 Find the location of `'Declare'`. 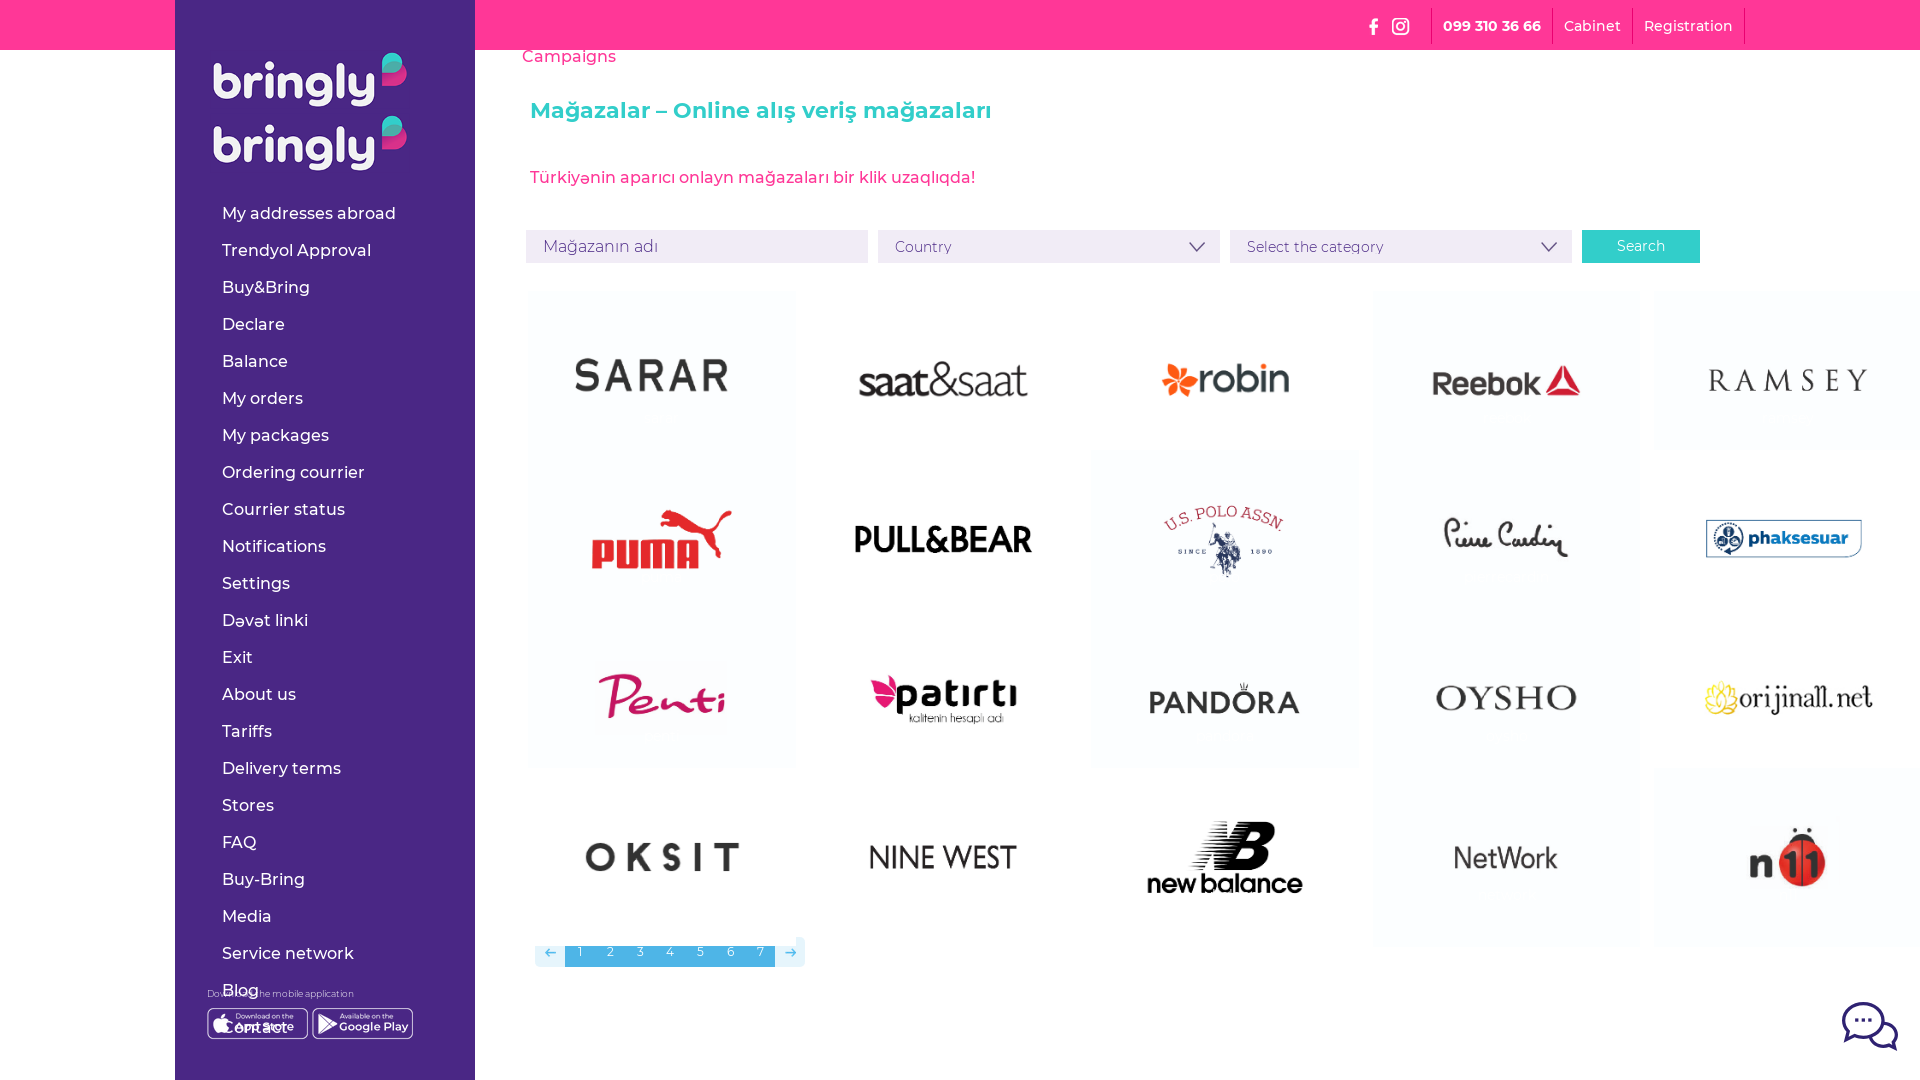

'Declare' is located at coordinates (252, 323).